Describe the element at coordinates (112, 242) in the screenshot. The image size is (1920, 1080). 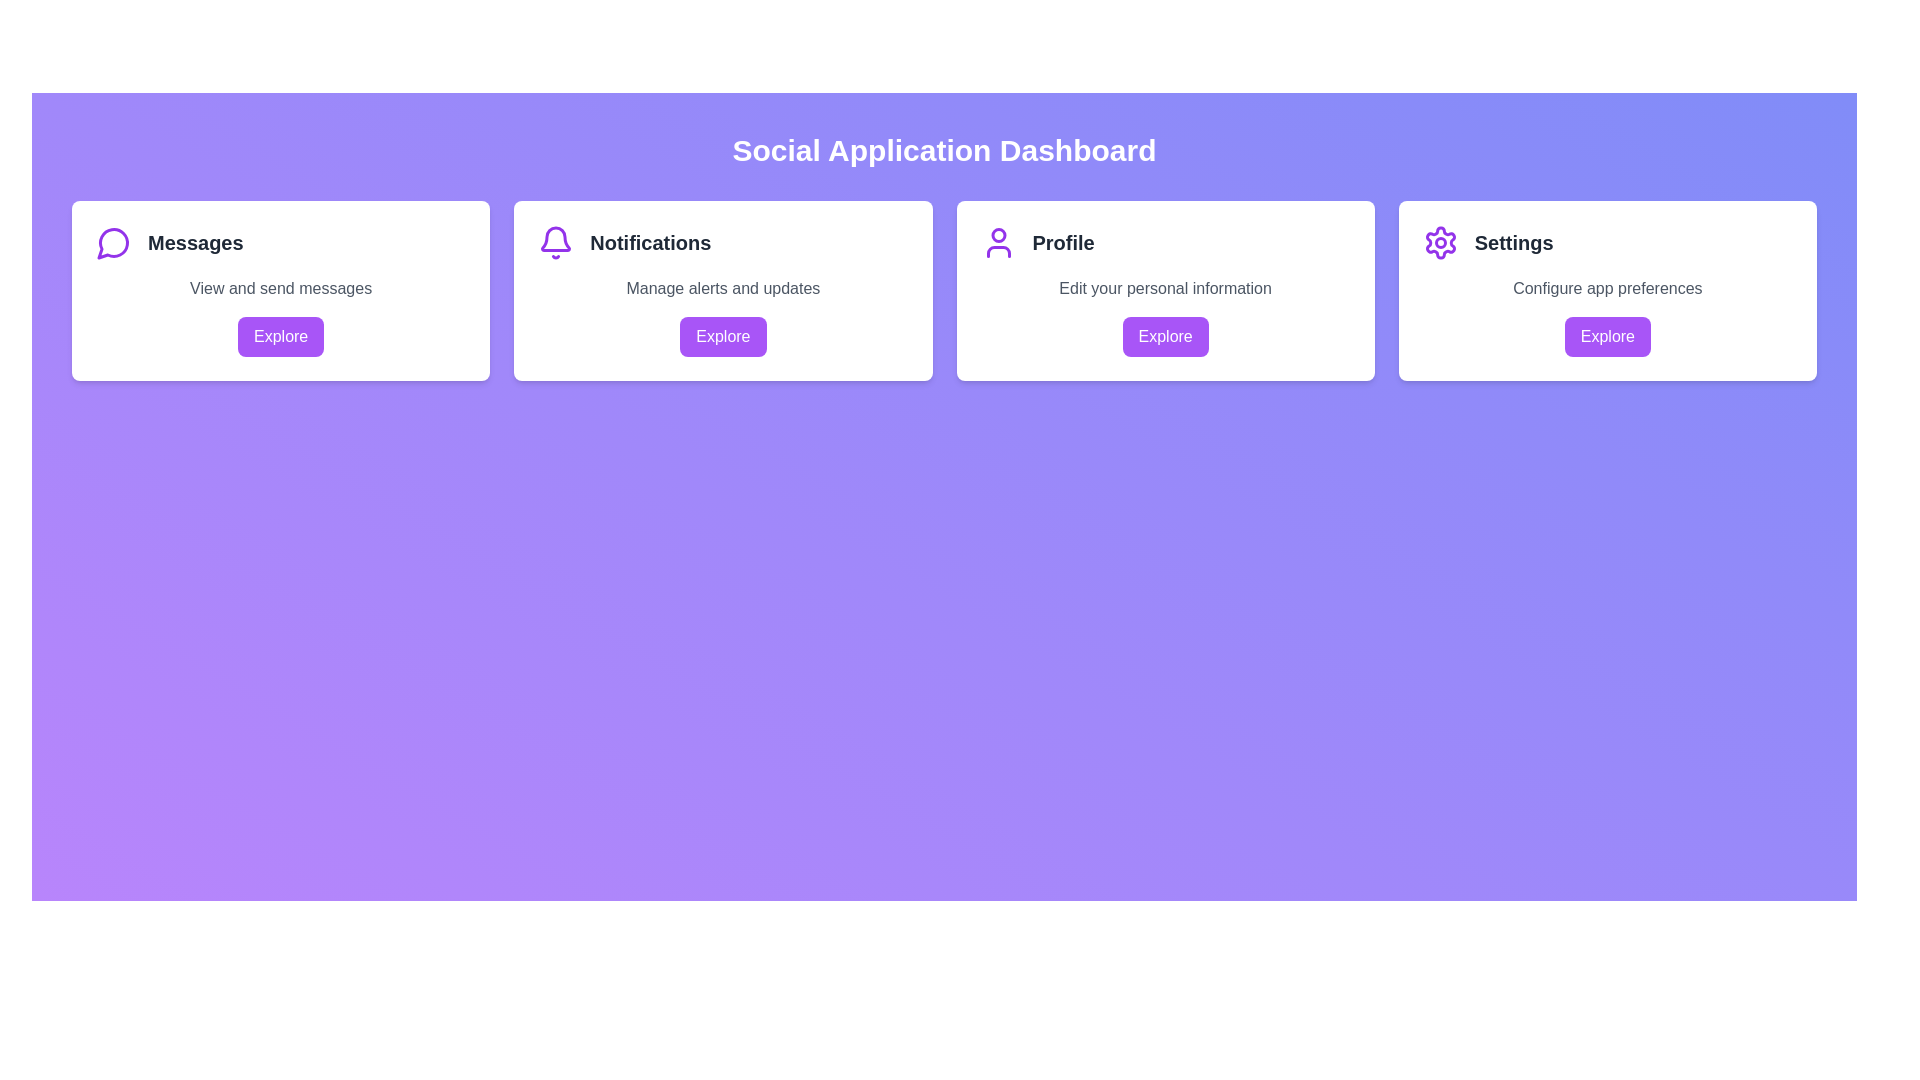
I see `the purple outlined chat bubble icon located at the top left corner of the 'Messages' widget on the dashboard` at that location.